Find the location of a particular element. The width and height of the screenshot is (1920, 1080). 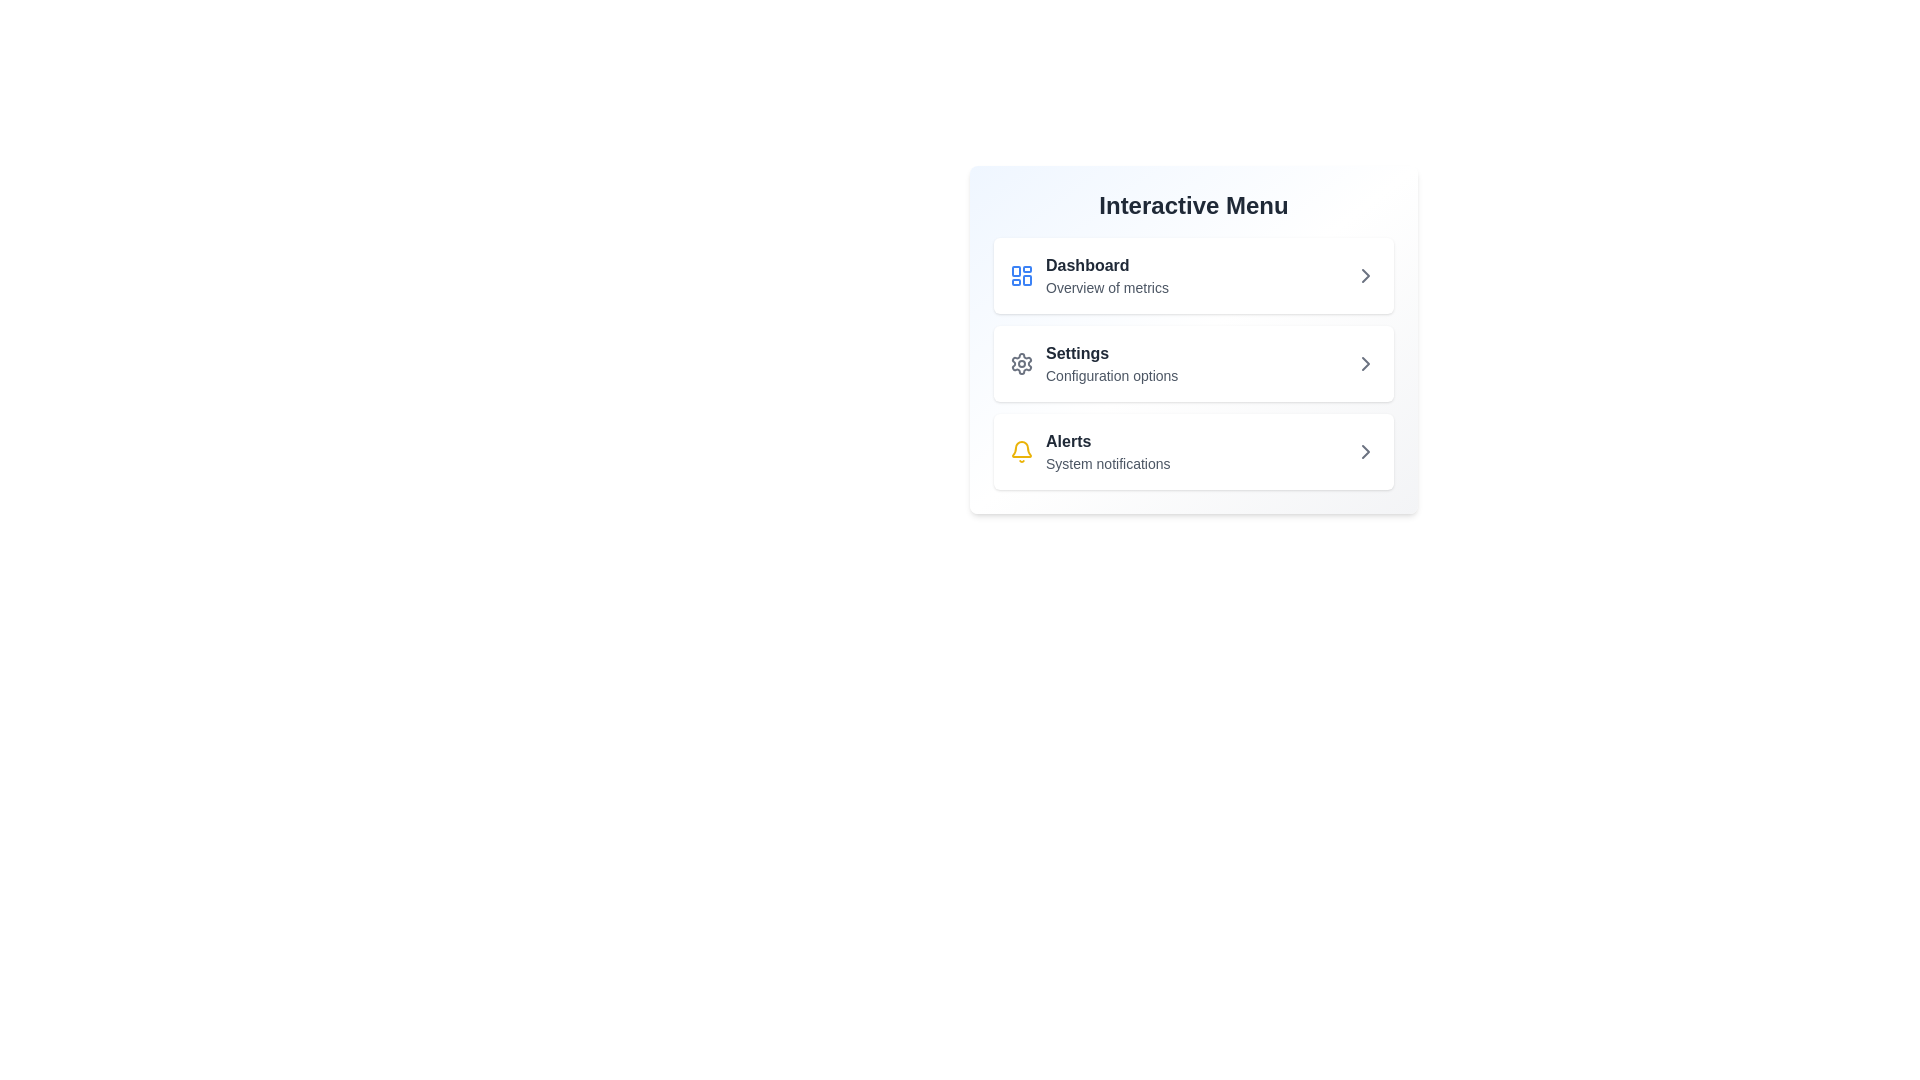

the second navigation link in the vertically stacked menu, which is located below the 'Dashboard' entry and above the 'Alerts' entry is located at coordinates (1093, 363).